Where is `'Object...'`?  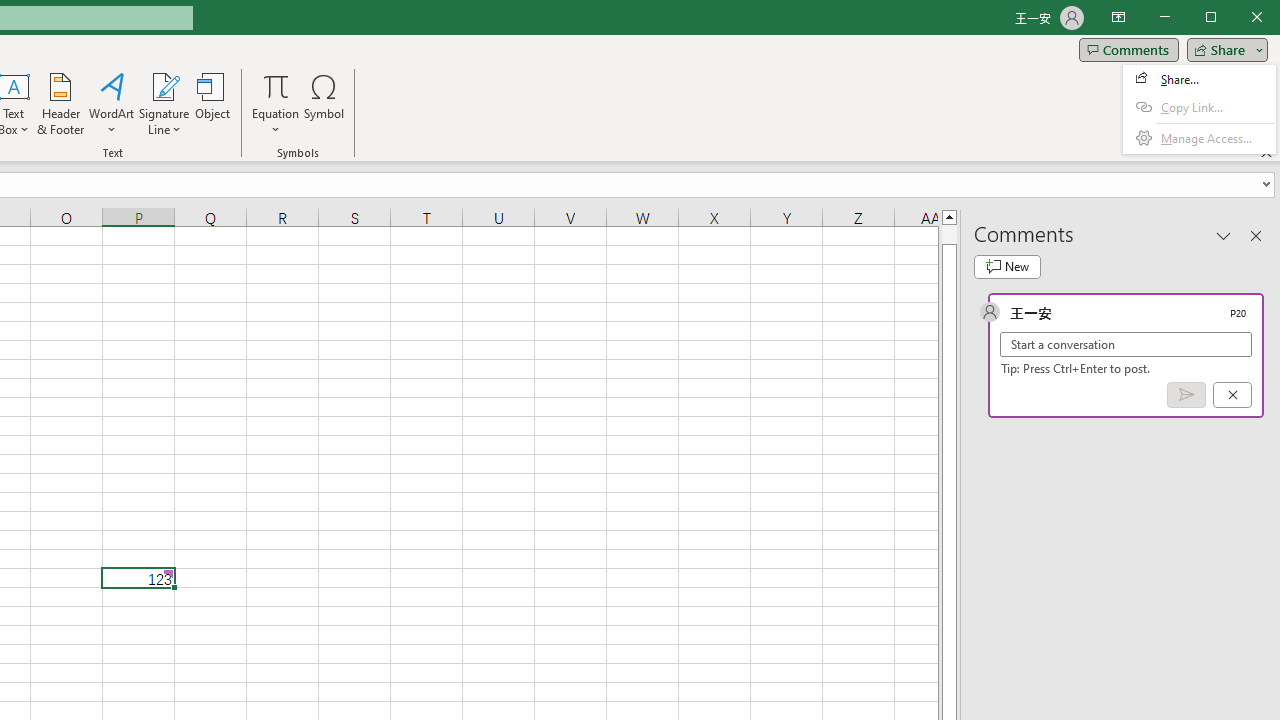 'Object...' is located at coordinates (213, 104).